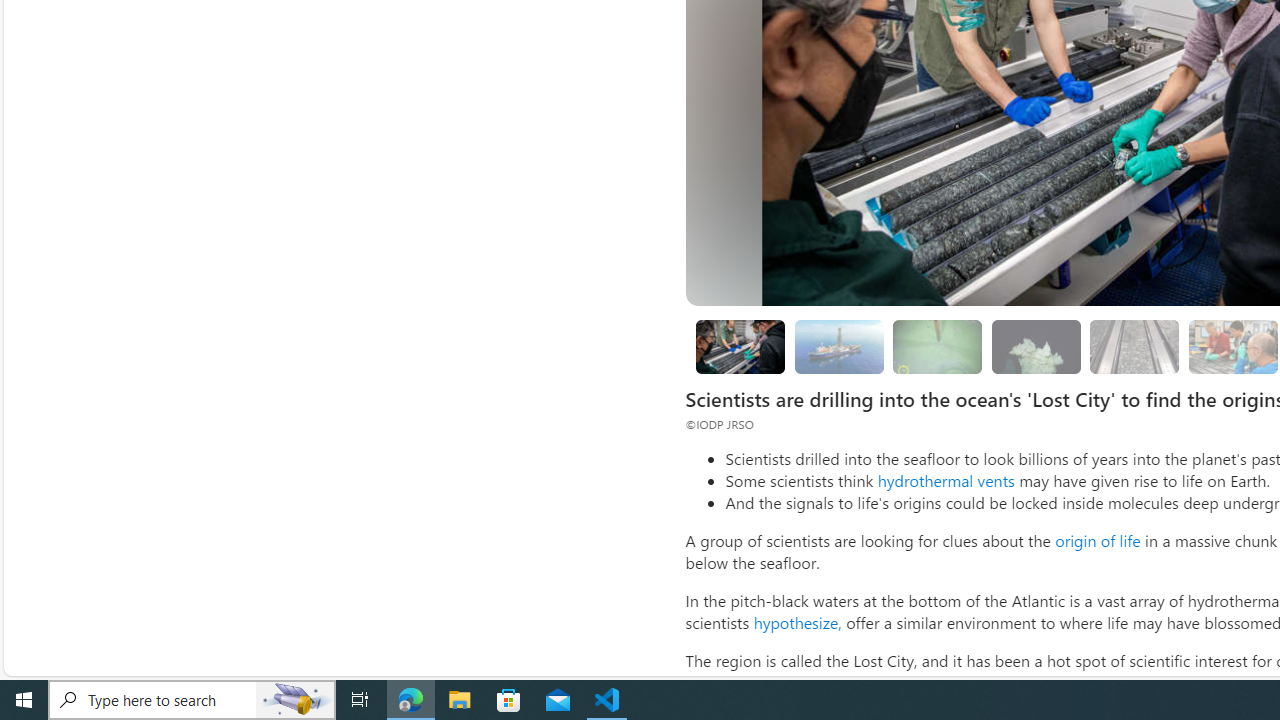 This screenshot has width=1280, height=720. I want to click on 'hydrothermal vents', so click(944, 480).